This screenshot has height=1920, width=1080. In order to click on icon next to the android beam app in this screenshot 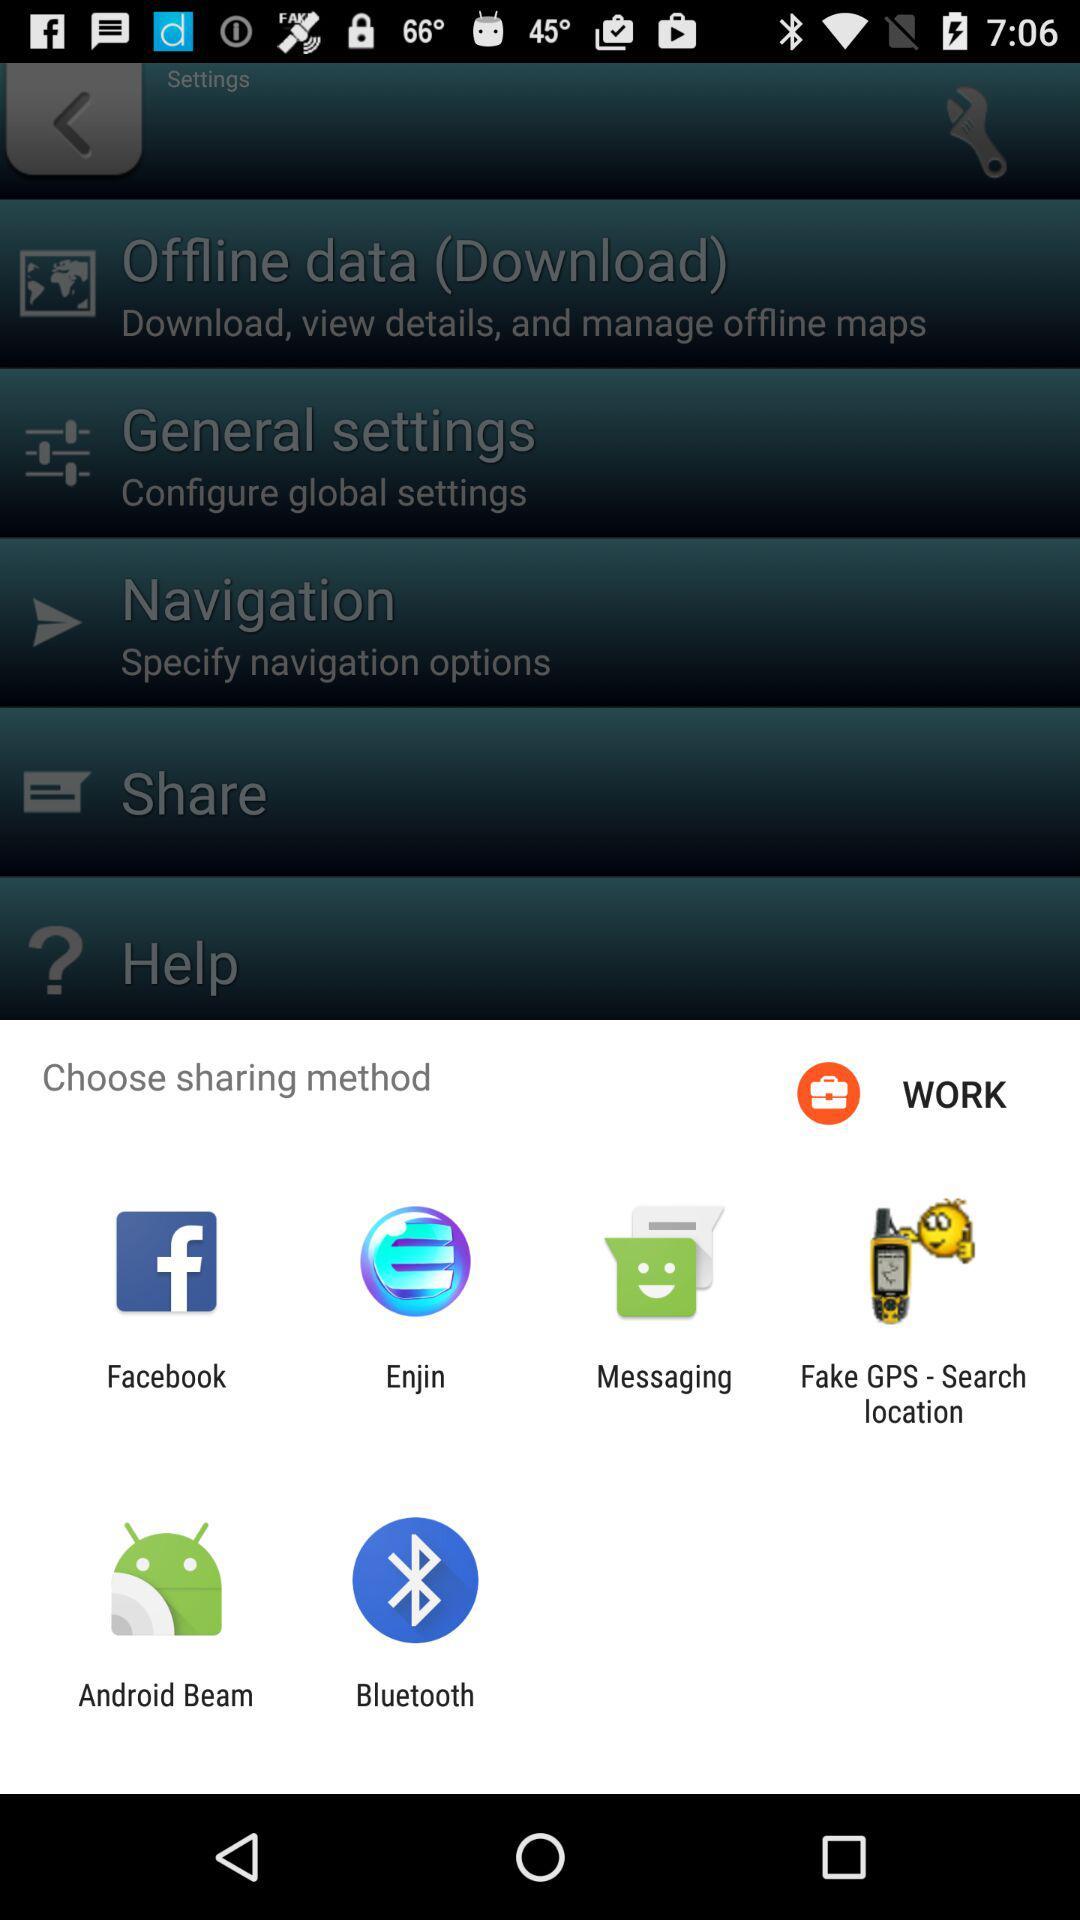, I will do `click(414, 1711)`.